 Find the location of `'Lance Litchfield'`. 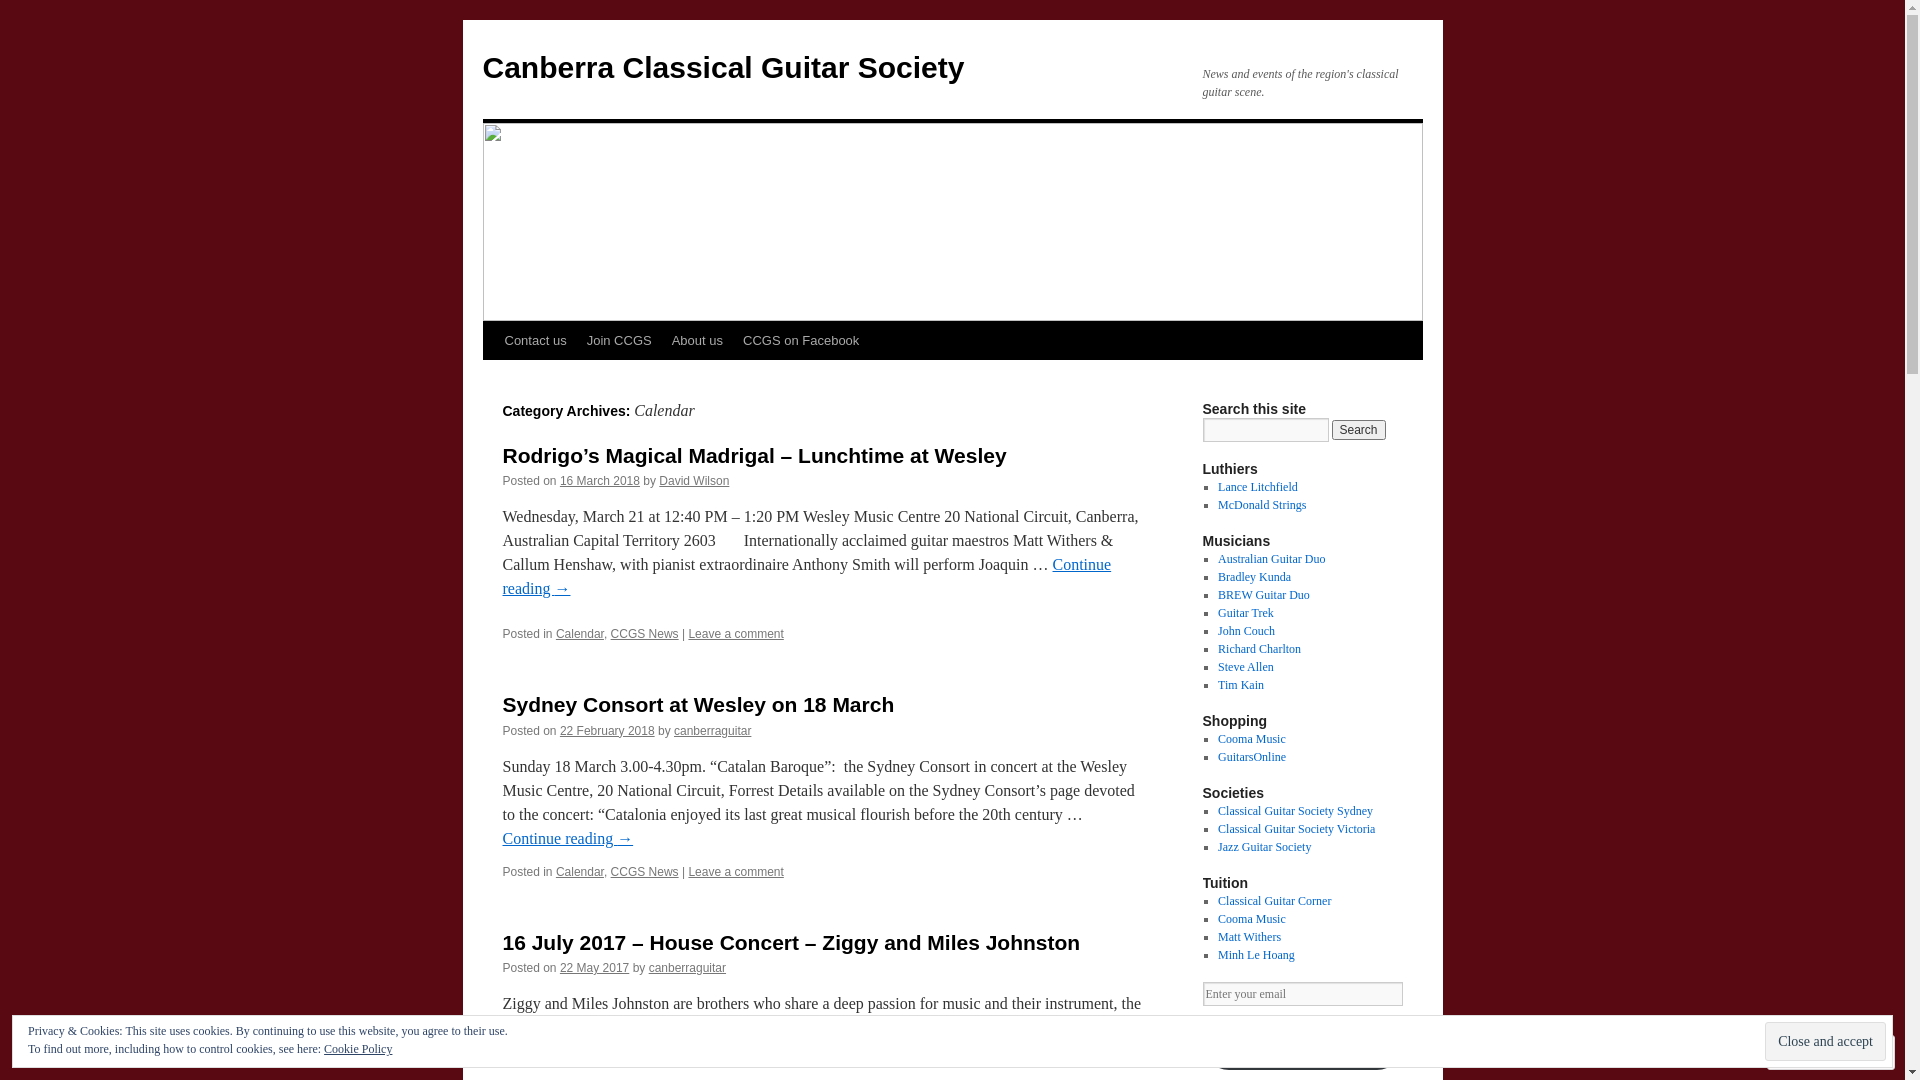

'Lance Litchfield' is located at coordinates (1217, 486).